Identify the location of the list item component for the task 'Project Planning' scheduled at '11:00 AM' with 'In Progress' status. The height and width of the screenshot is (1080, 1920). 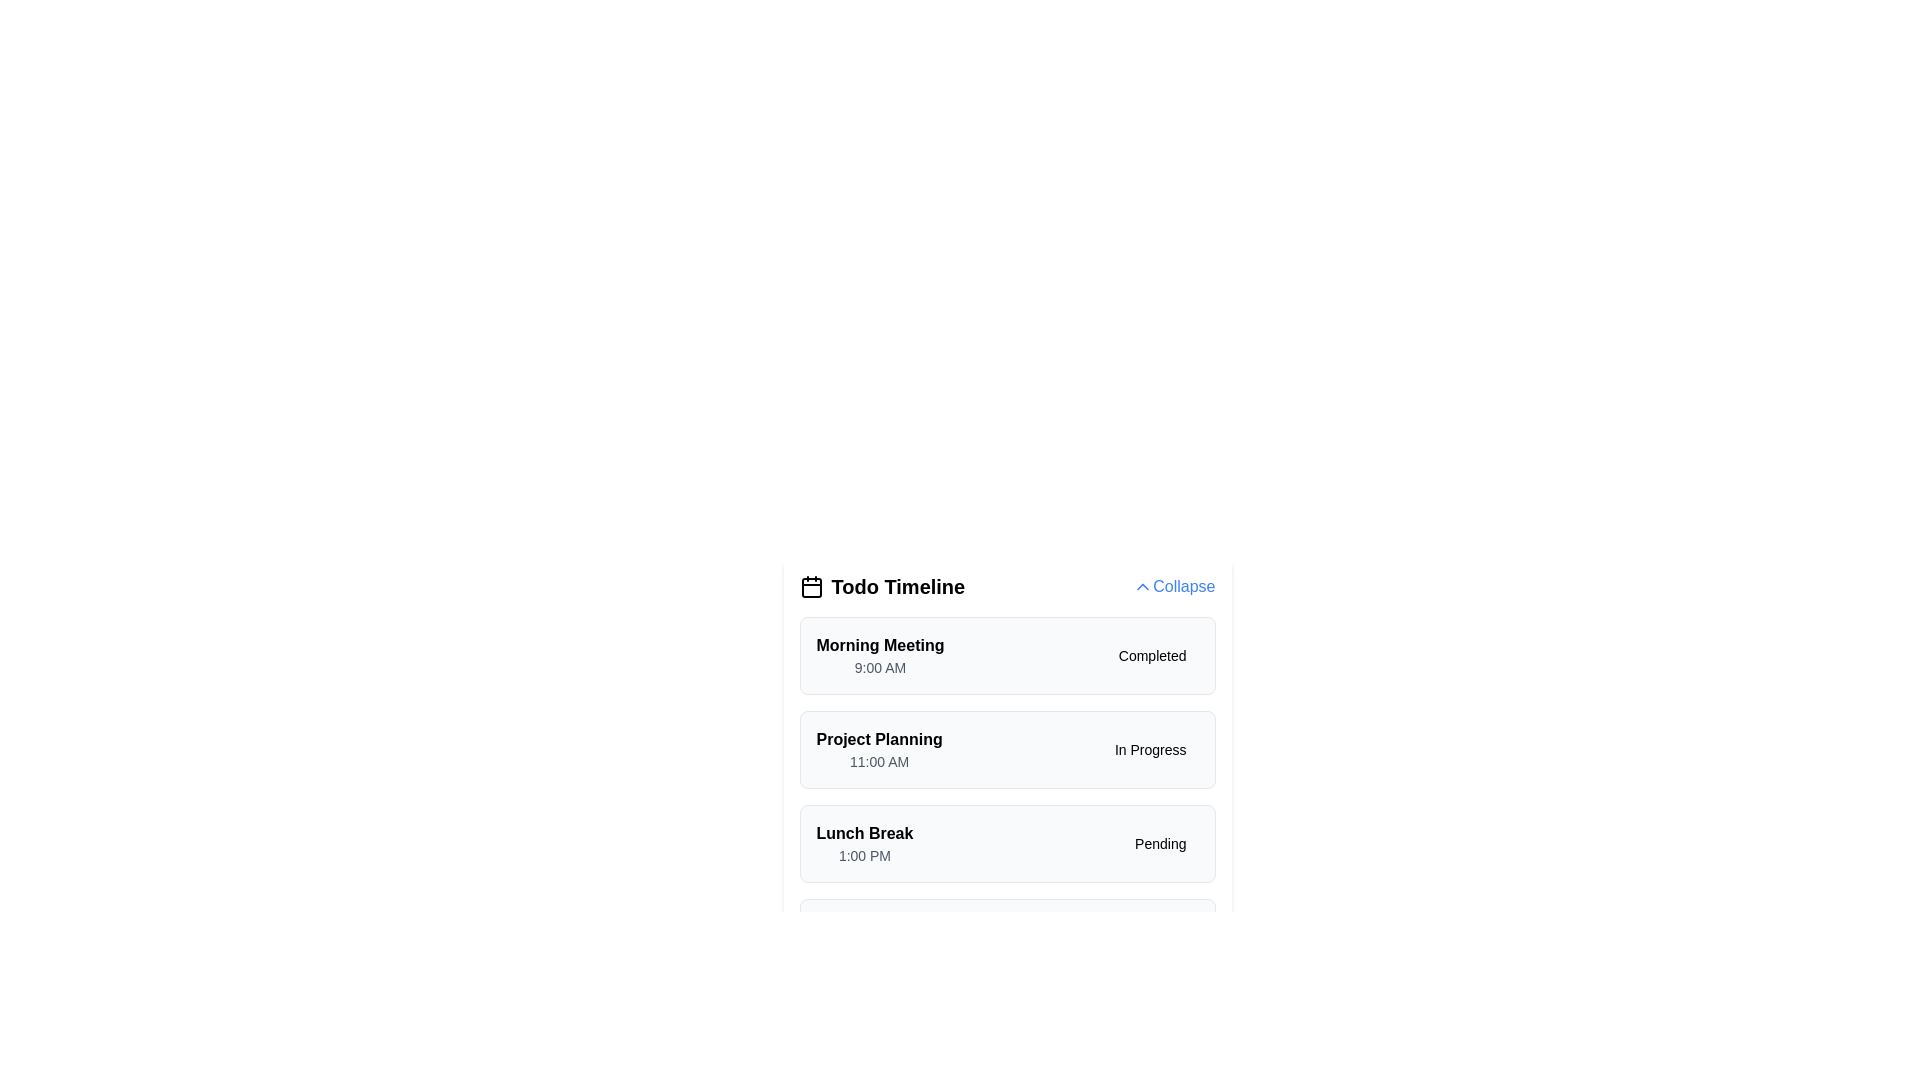
(1007, 796).